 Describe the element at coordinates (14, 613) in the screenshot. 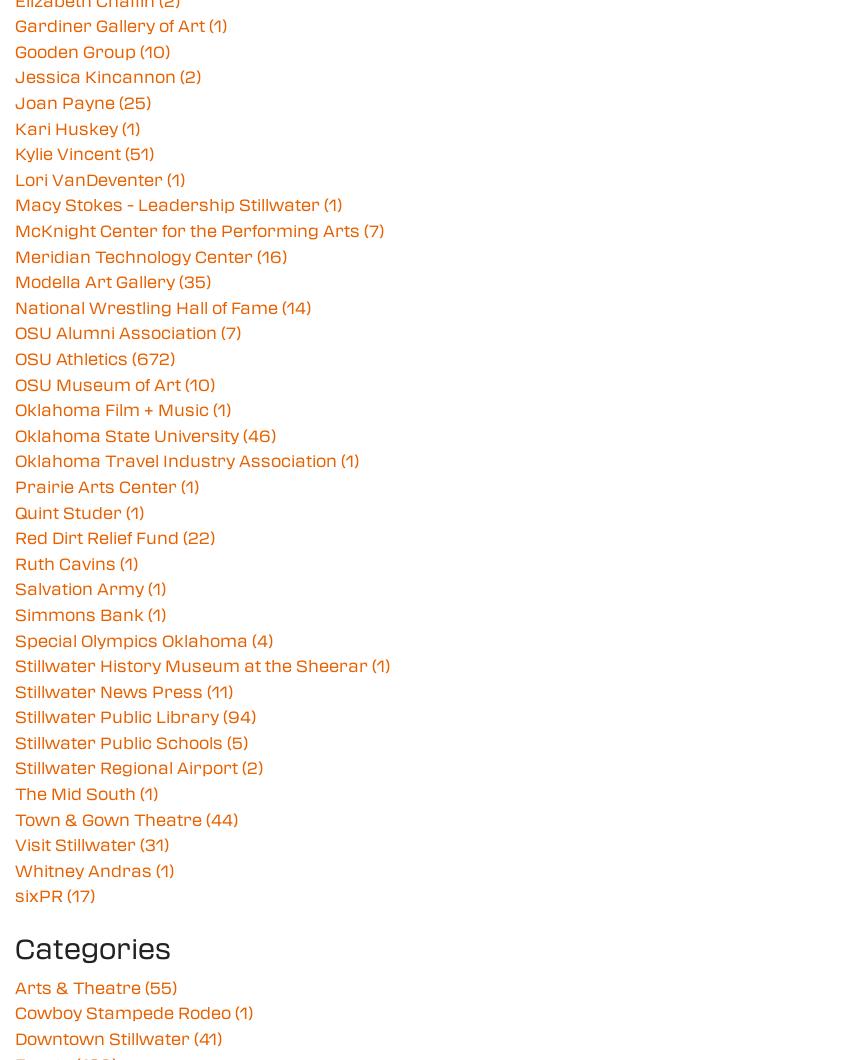

I see `'Simmons Bank'` at that location.